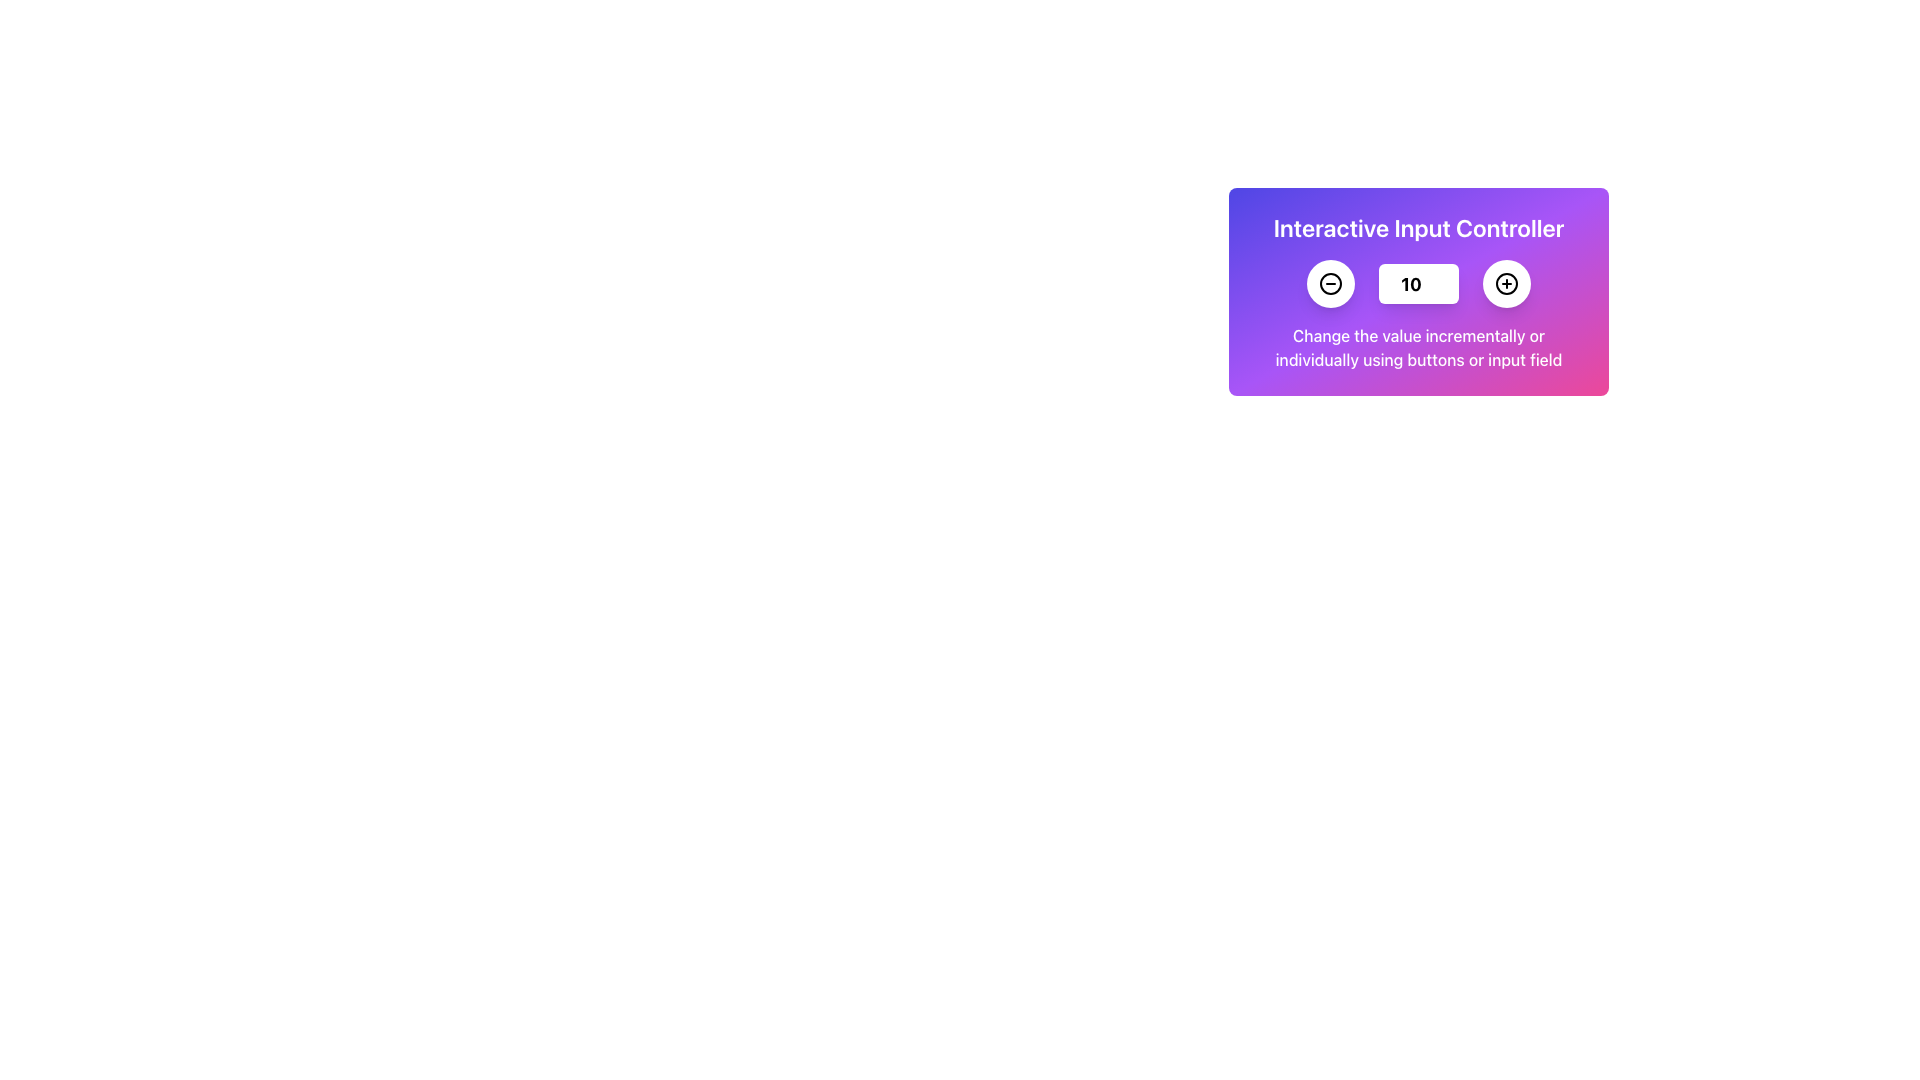 The image size is (1920, 1080). I want to click on the circular decrement button with a white background and black outline, featuring a black horizontal line at its center, to decrease the value, so click(1330, 284).